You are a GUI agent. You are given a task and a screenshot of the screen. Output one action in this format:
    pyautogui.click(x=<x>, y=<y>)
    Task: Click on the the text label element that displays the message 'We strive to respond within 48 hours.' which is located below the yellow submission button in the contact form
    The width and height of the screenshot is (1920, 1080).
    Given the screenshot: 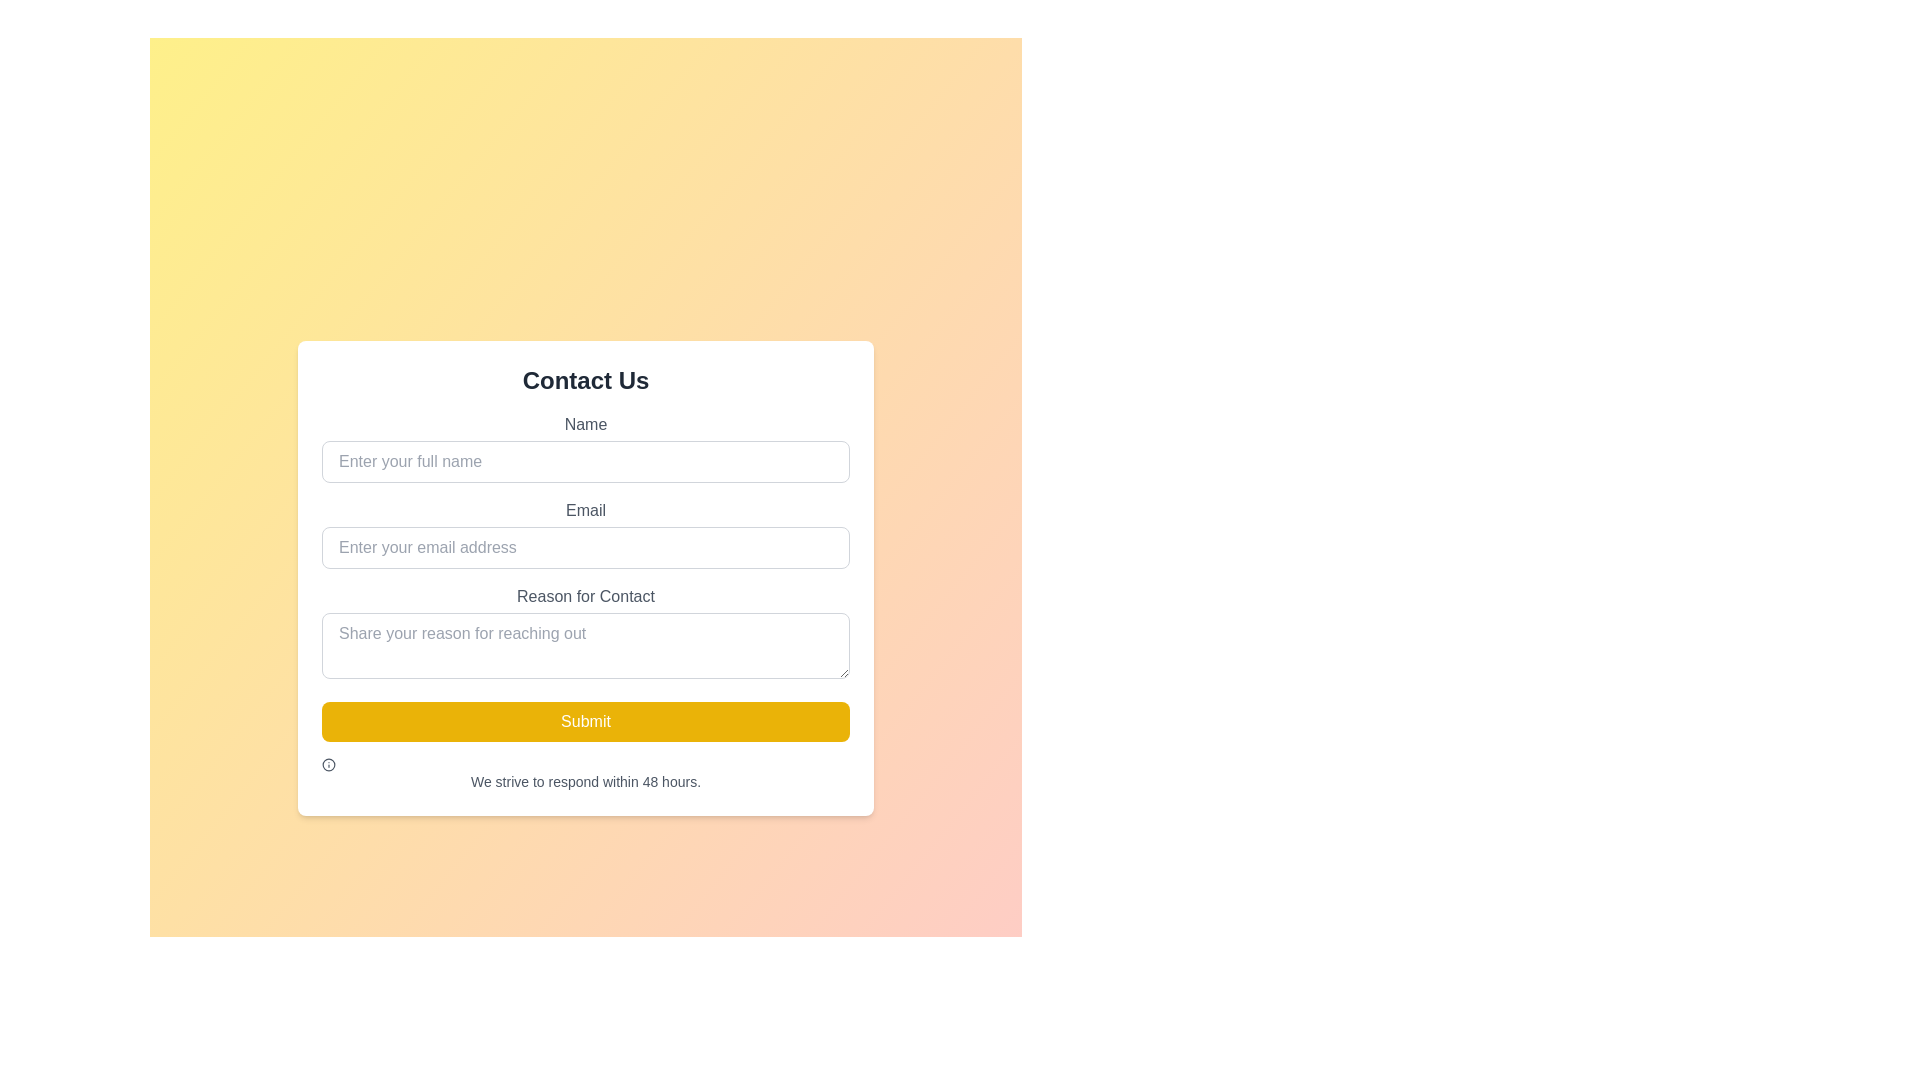 What is the action you would take?
    pyautogui.click(x=584, y=773)
    